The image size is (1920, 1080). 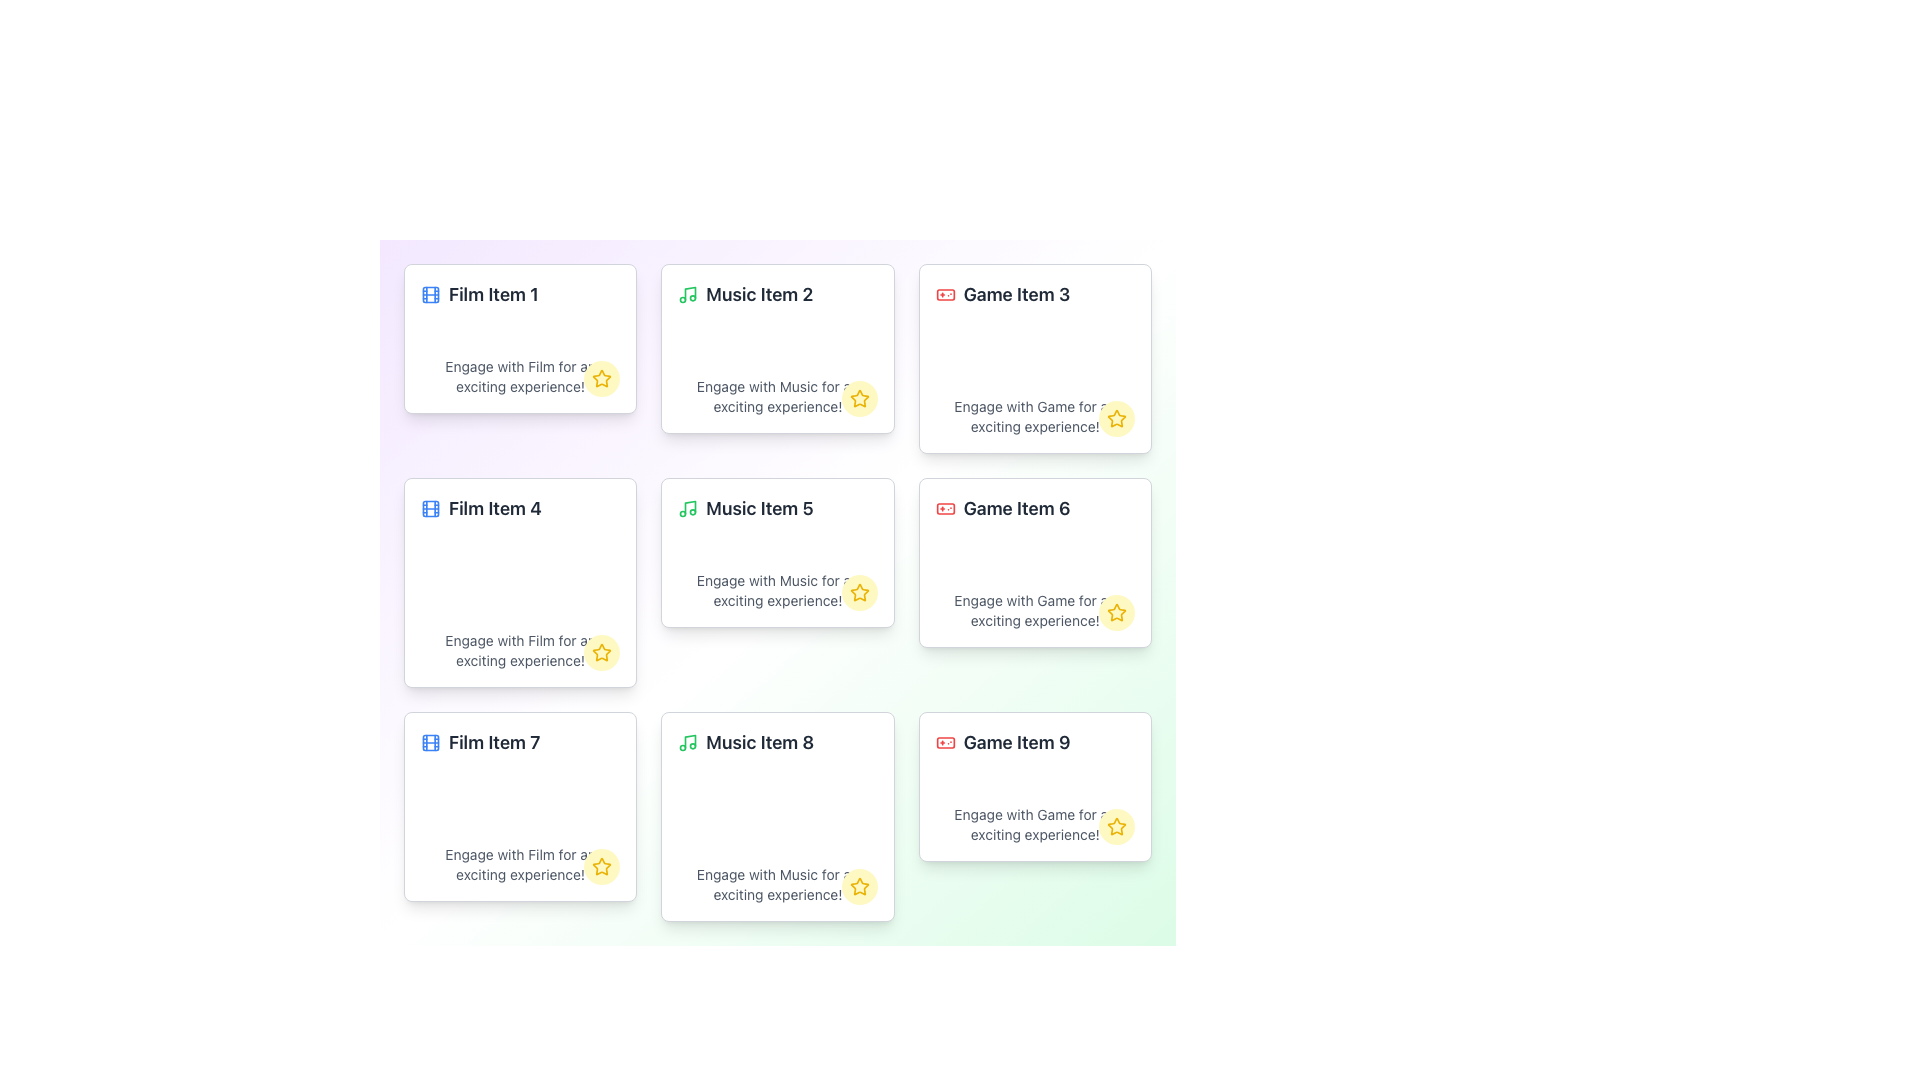 I want to click on the static text label for the gaming-related item, which is positioned in the first row of the rightmost column of a grid layout, next to a game controller icon, so click(x=1016, y=294).